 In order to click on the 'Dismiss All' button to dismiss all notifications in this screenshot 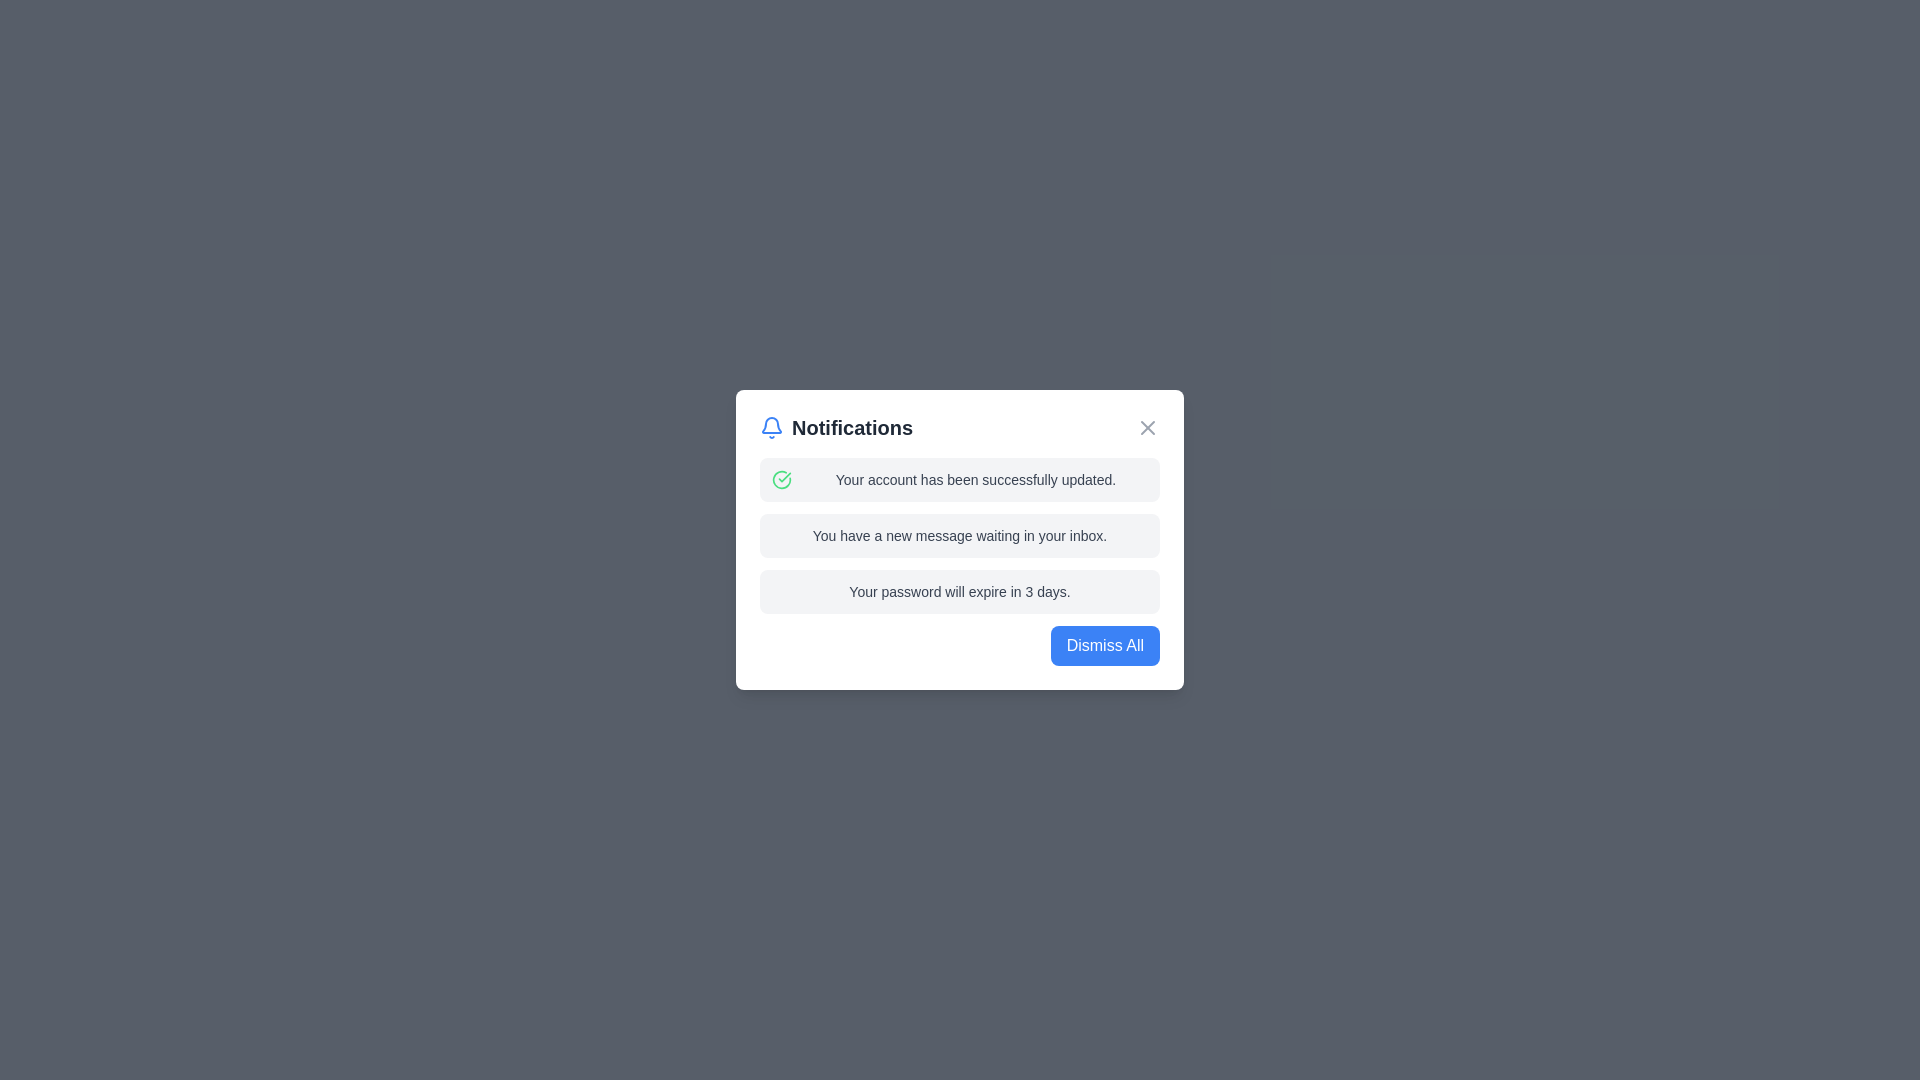, I will do `click(1103, 645)`.